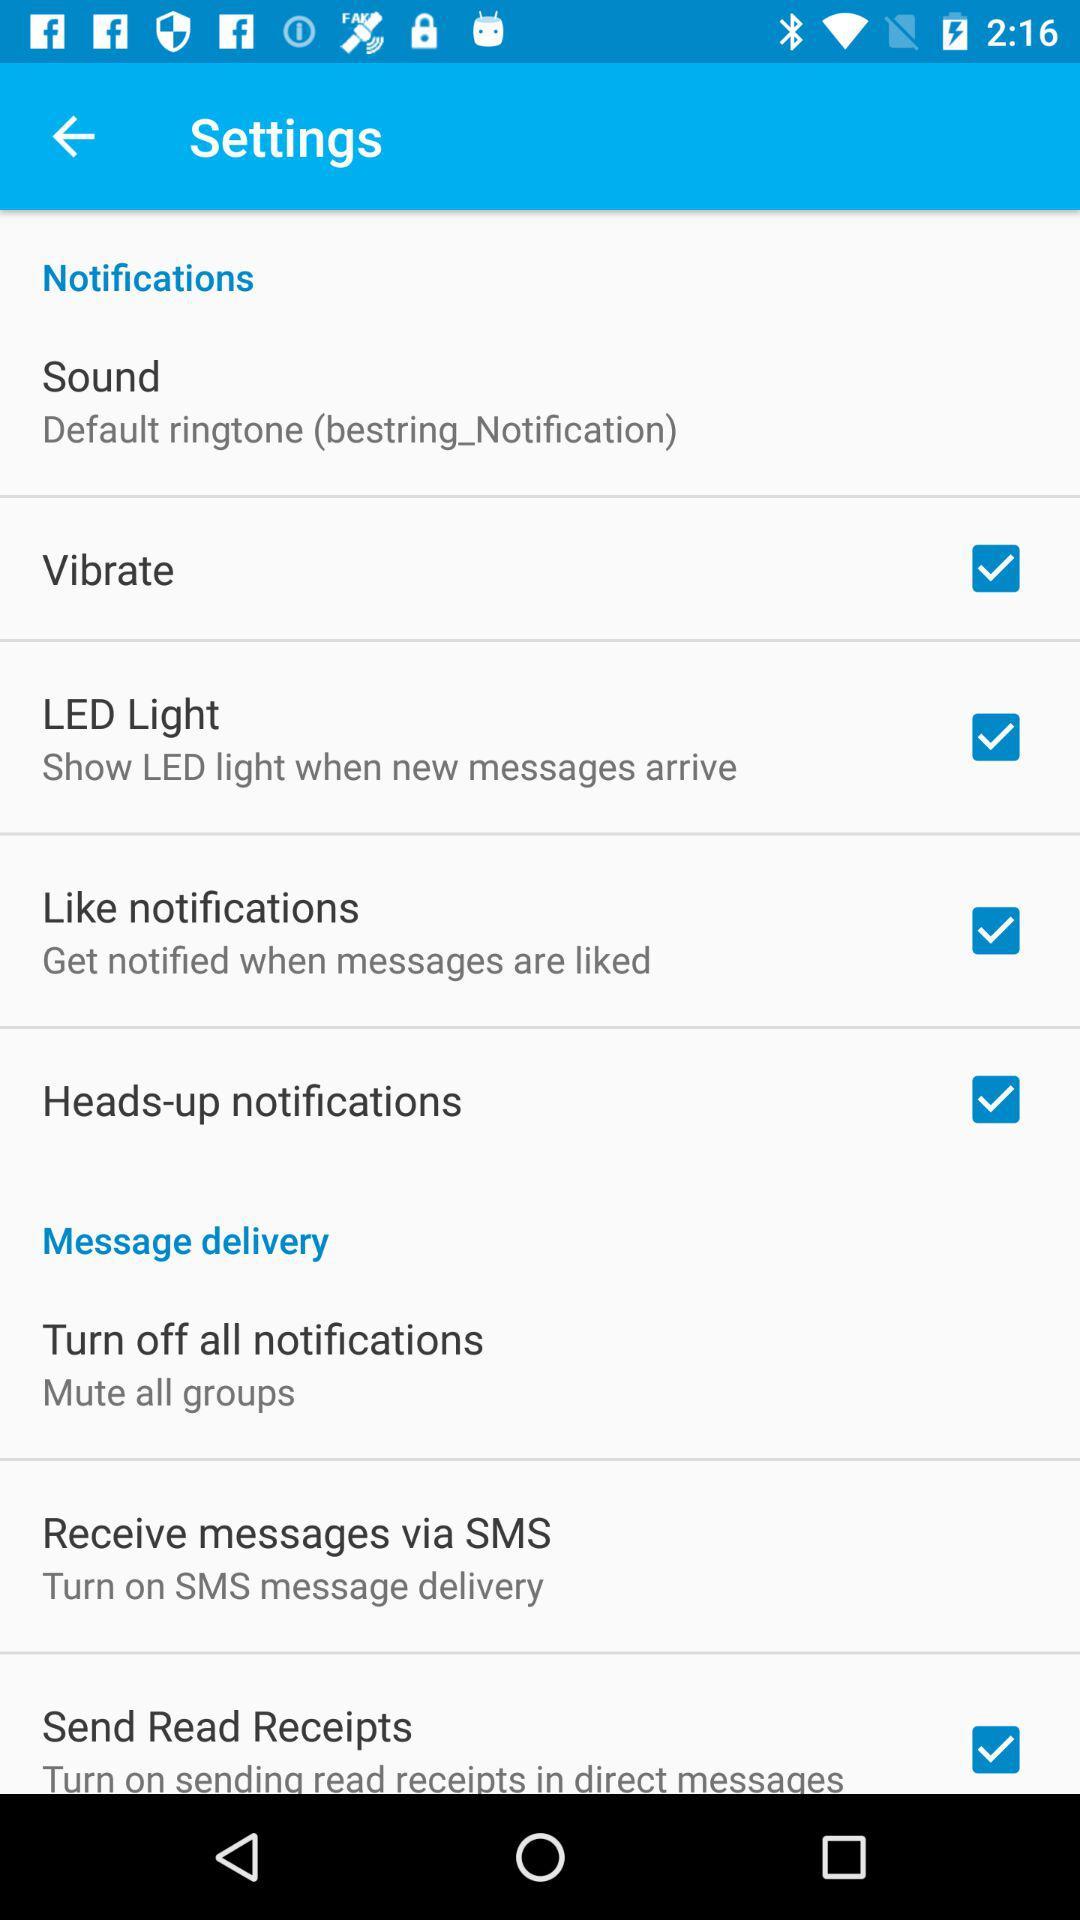 This screenshot has height=1920, width=1080. I want to click on default ringtone (bestring_notification) item, so click(358, 427).